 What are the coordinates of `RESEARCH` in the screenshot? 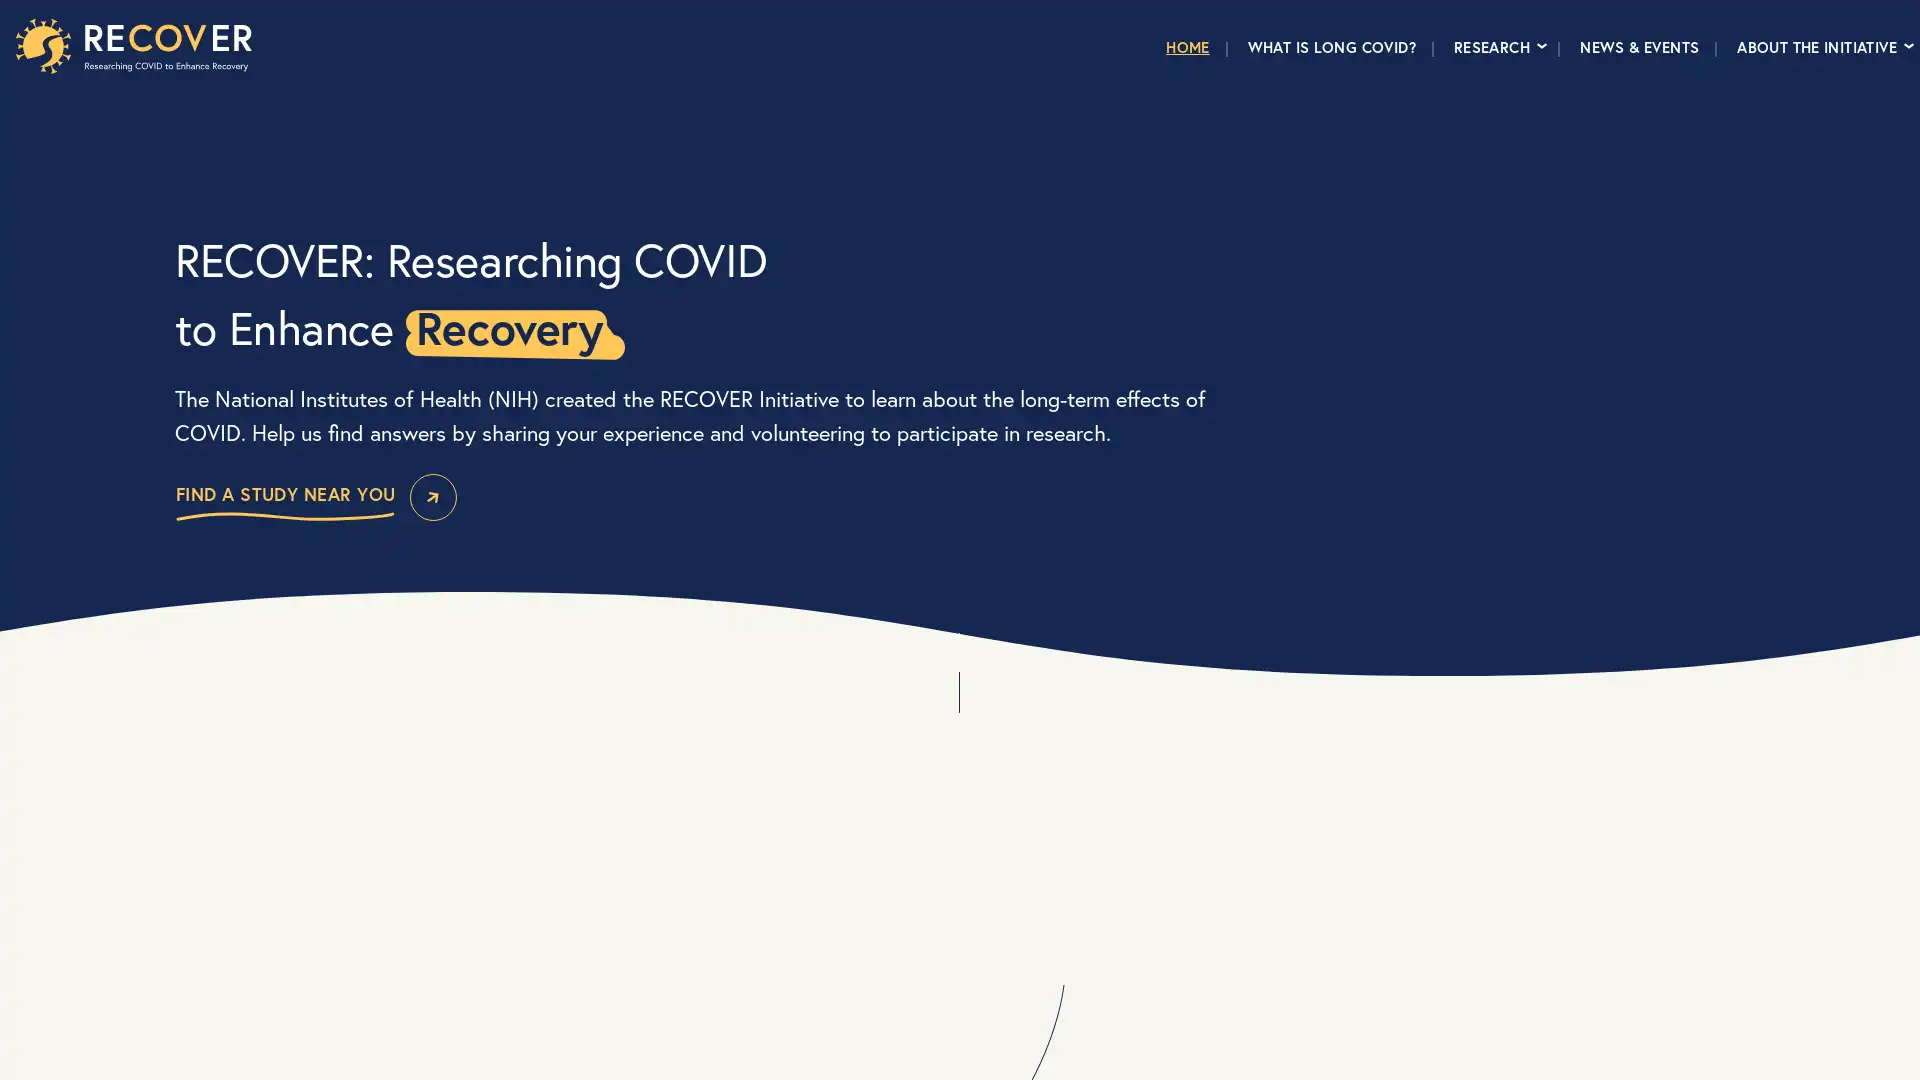 It's located at (1482, 45).